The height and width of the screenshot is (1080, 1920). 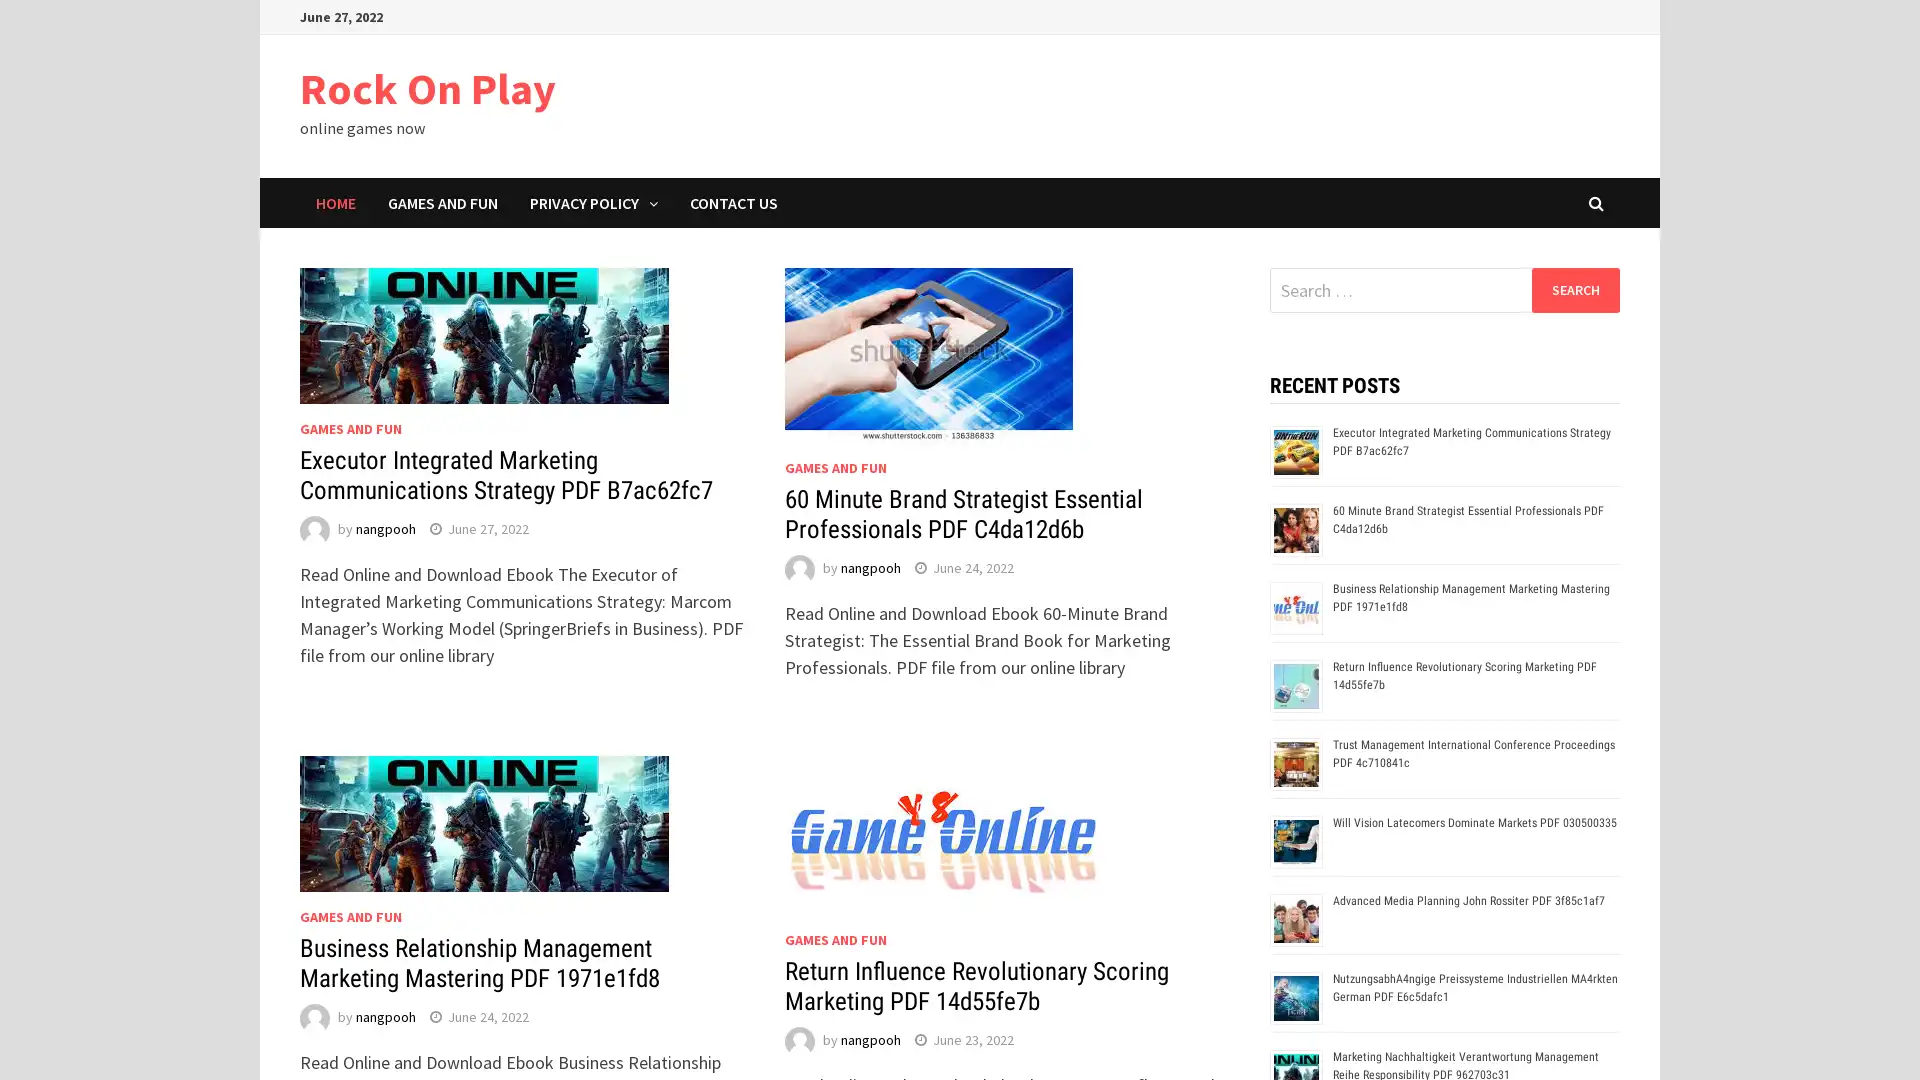 I want to click on Search, so click(x=1574, y=289).